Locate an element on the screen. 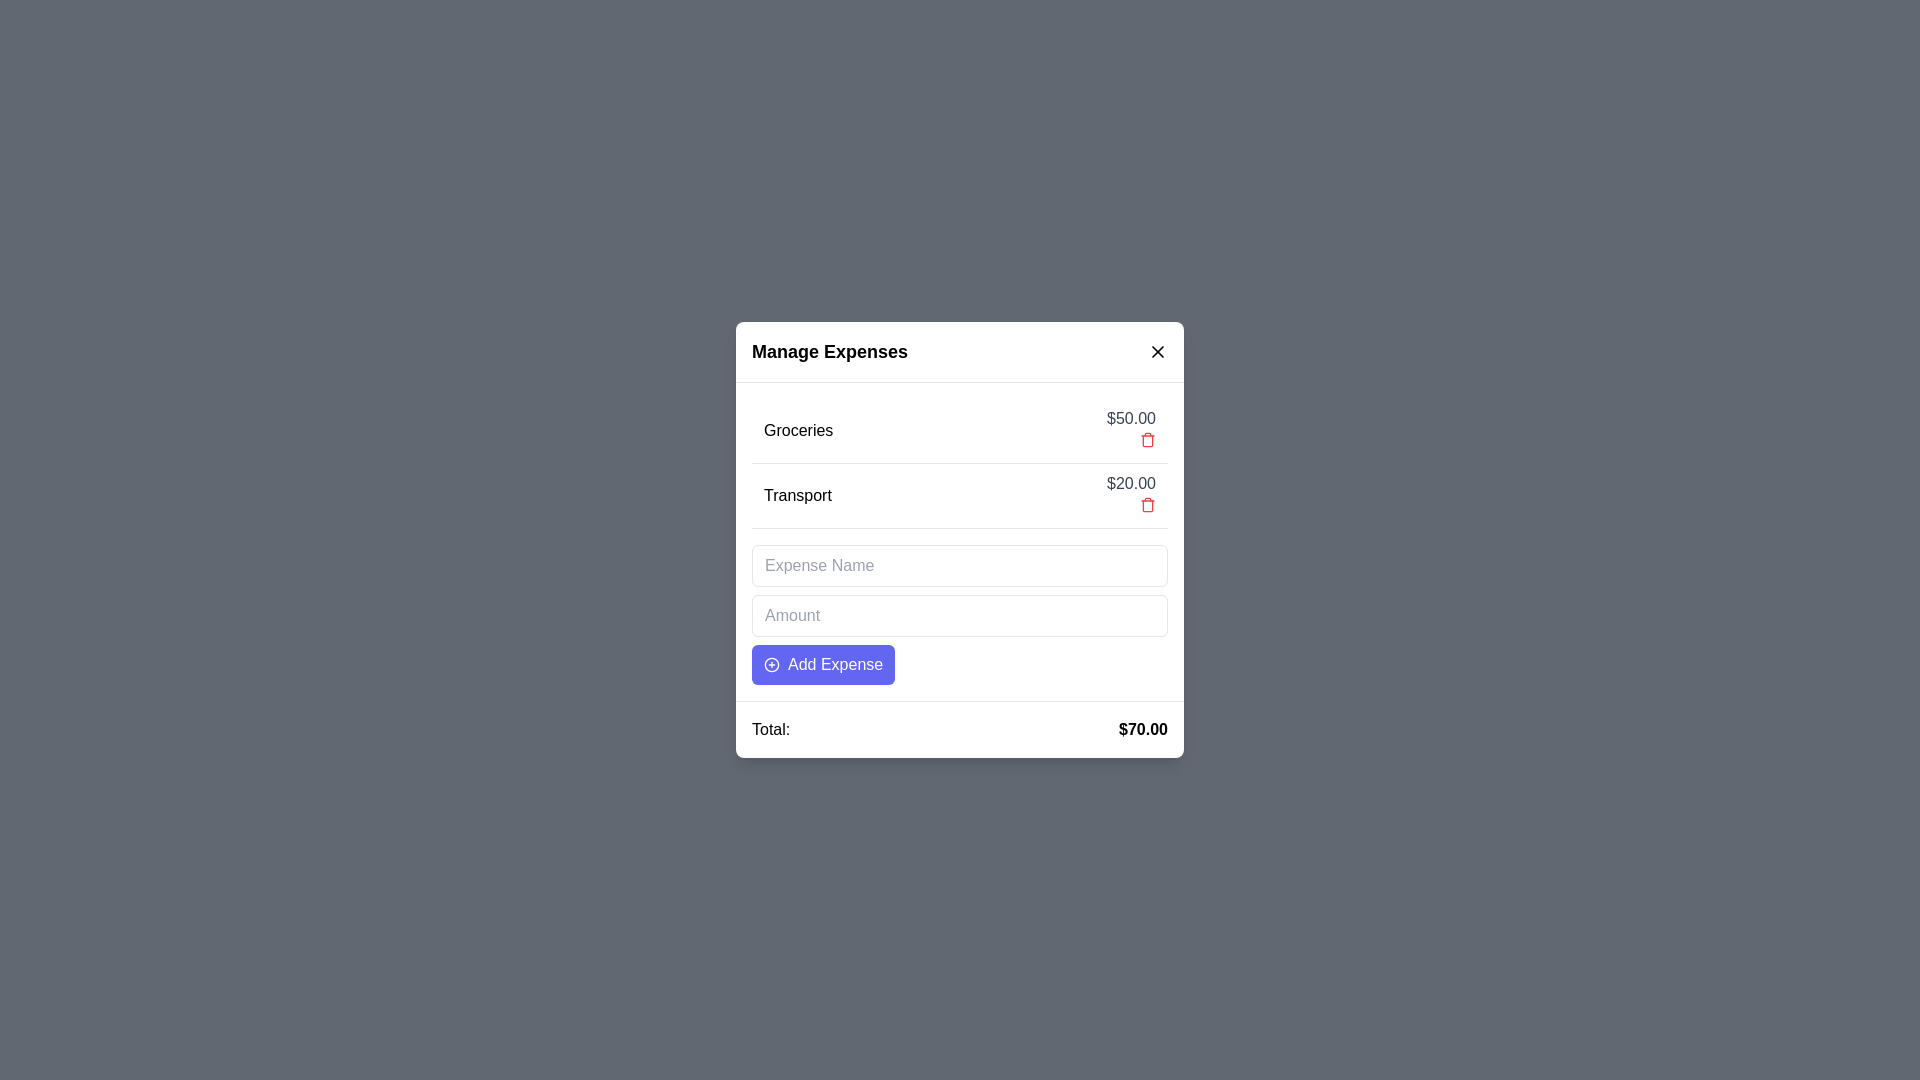 This screenshot has width=1920, height=1080. the List item row displaying 'Groceries' with the amount '$50.00' and a red trashcan icon for deletion is located at coordinates (960, 430).